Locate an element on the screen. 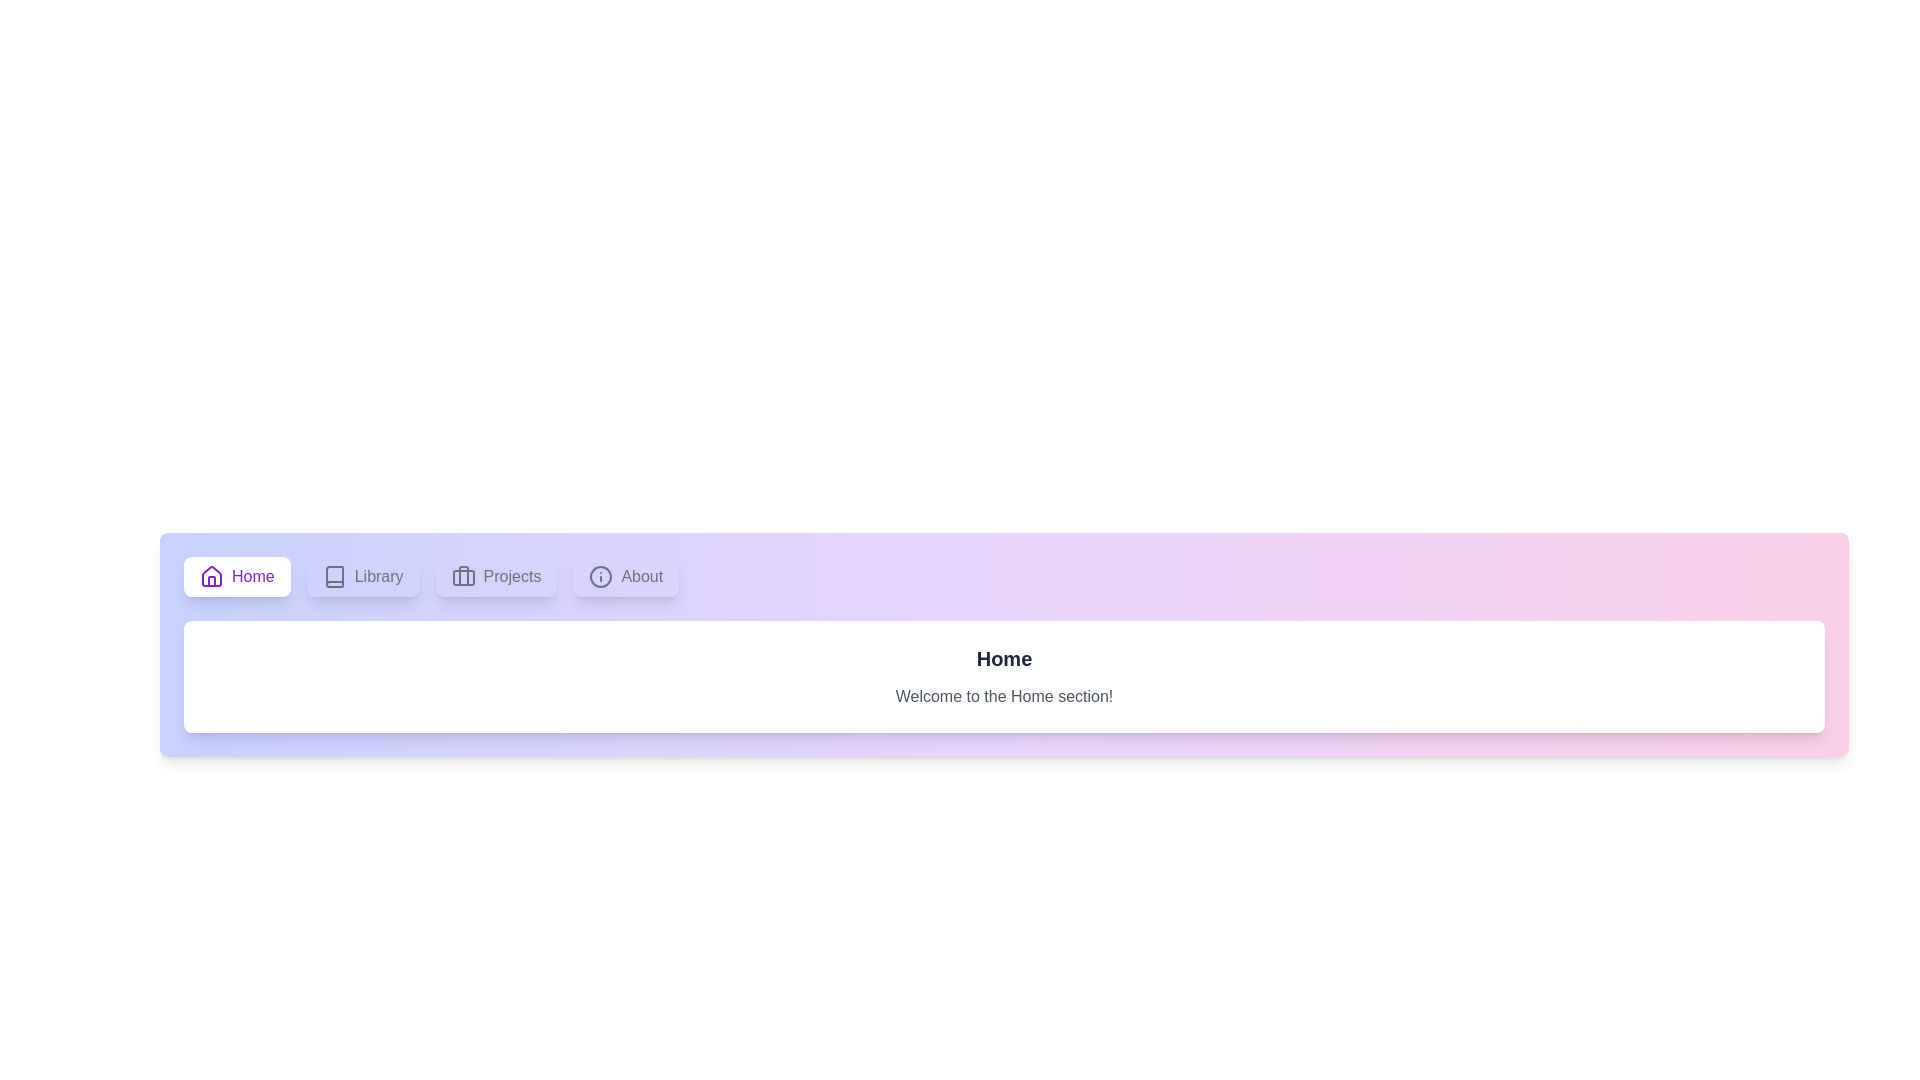 This screenshot has width=1920, height=1080. the tab labeled Home is located at coordinates (236, 577).